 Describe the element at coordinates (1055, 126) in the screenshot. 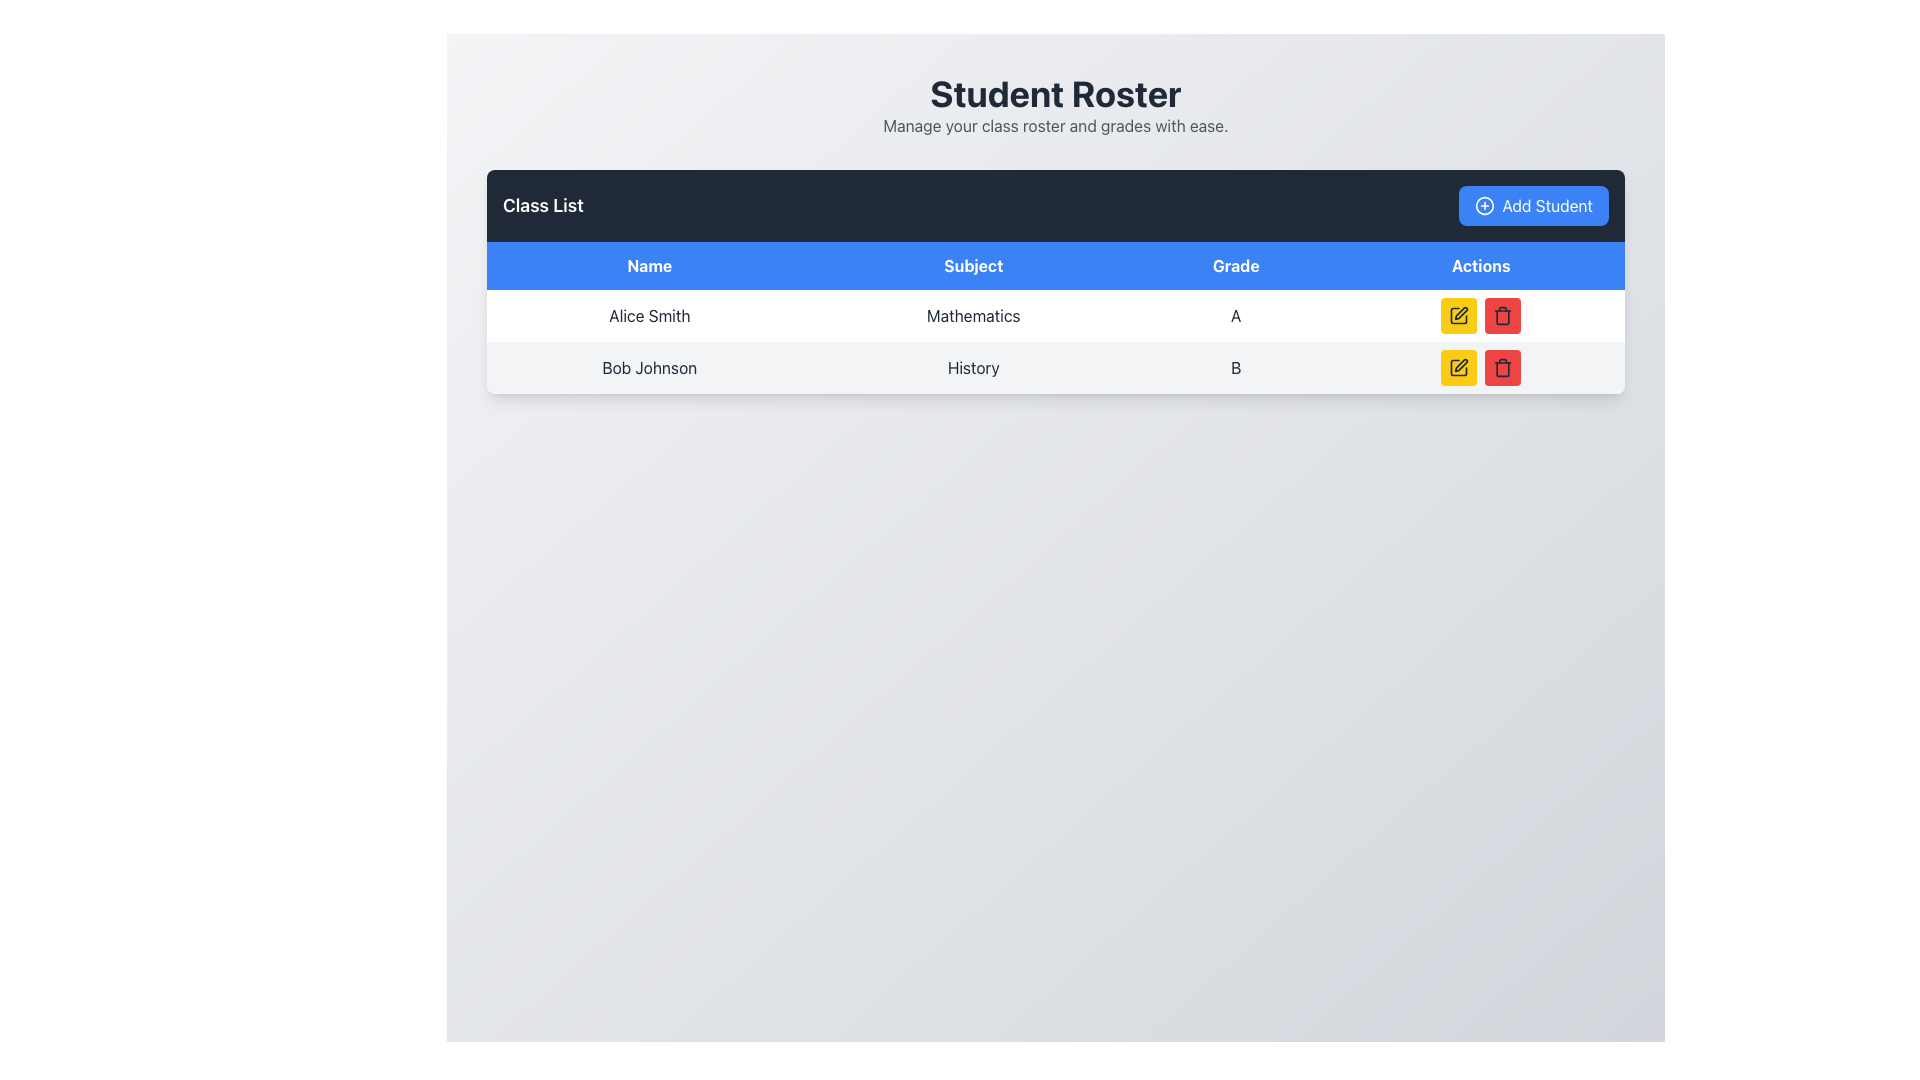

I see `the text block that reads 'Manage your class roster and grades with ease.' which is located below the 'Student Roster' header` at that location.